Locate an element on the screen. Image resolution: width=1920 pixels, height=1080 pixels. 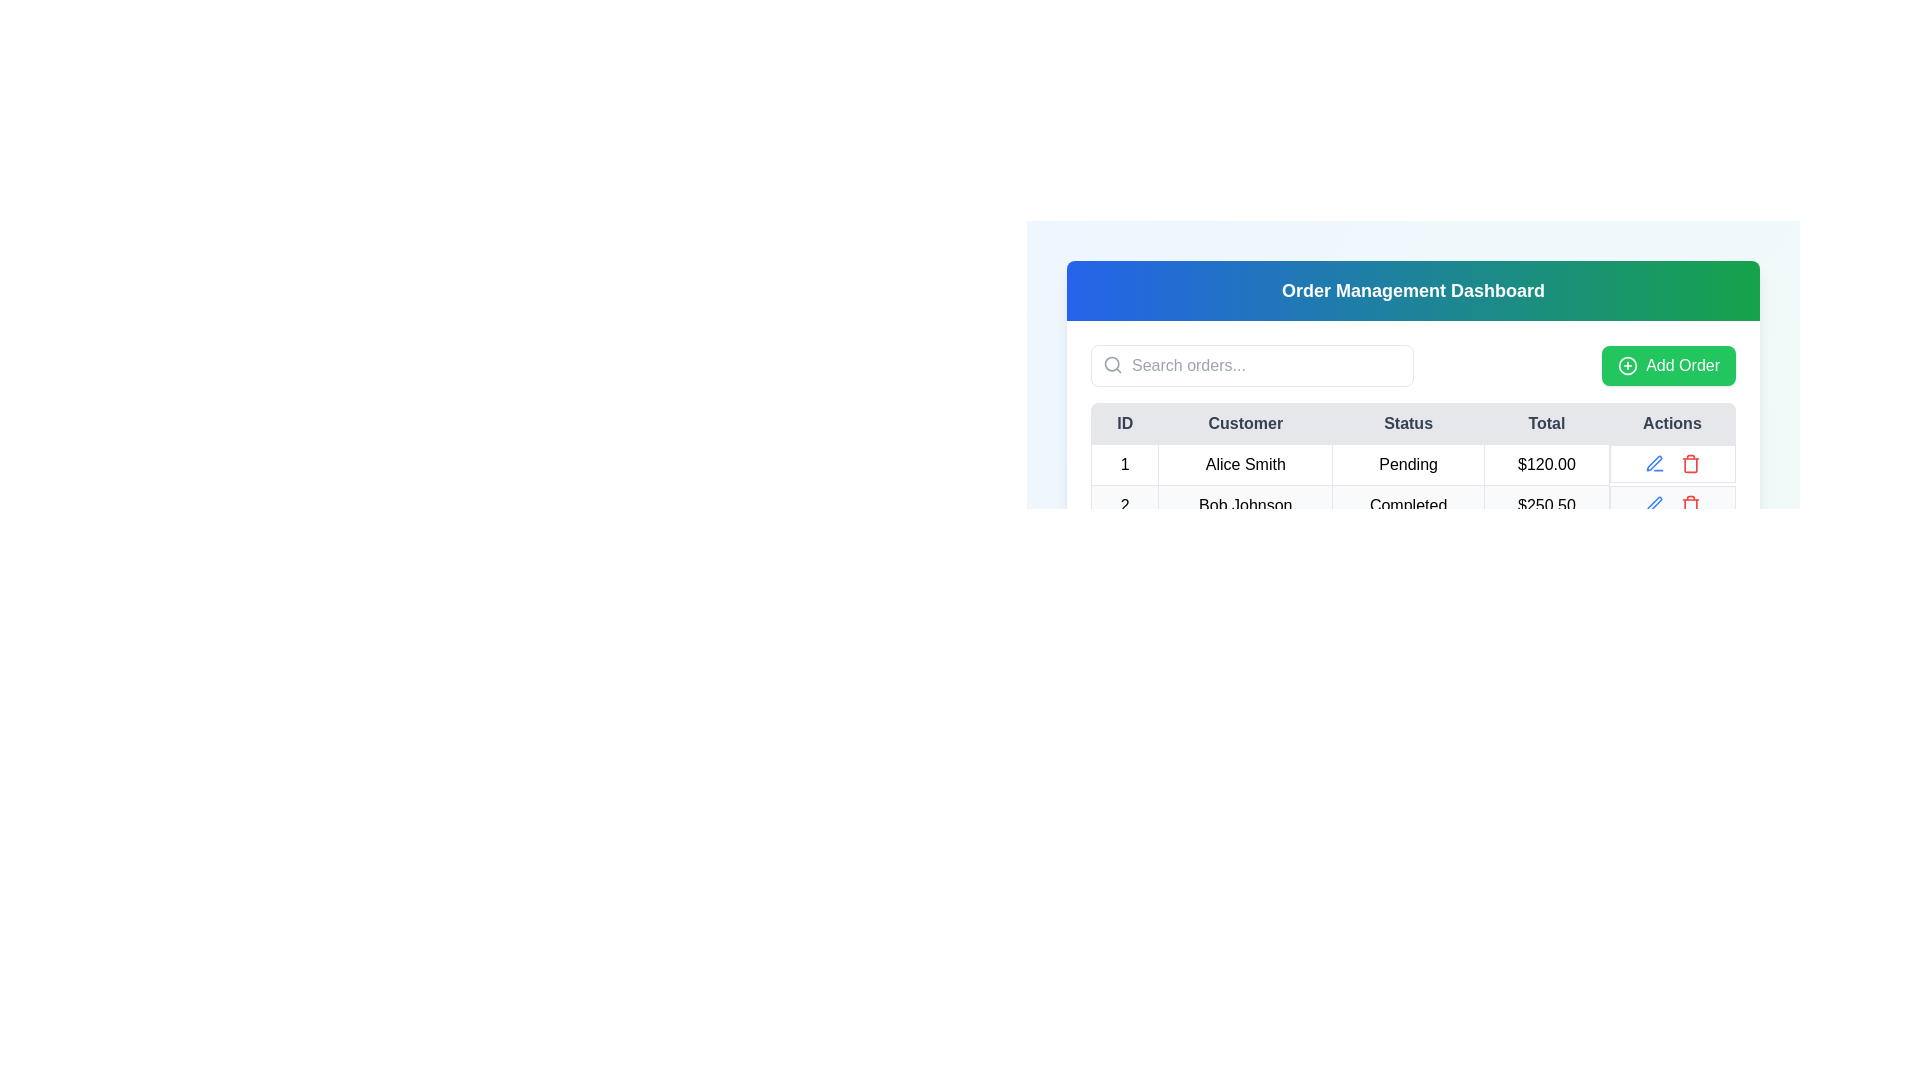
the 'Add Order' button which contains a circular icon with a plus sign inside, located at the top-right corner of the interface is located at coordinates (1628, 366).